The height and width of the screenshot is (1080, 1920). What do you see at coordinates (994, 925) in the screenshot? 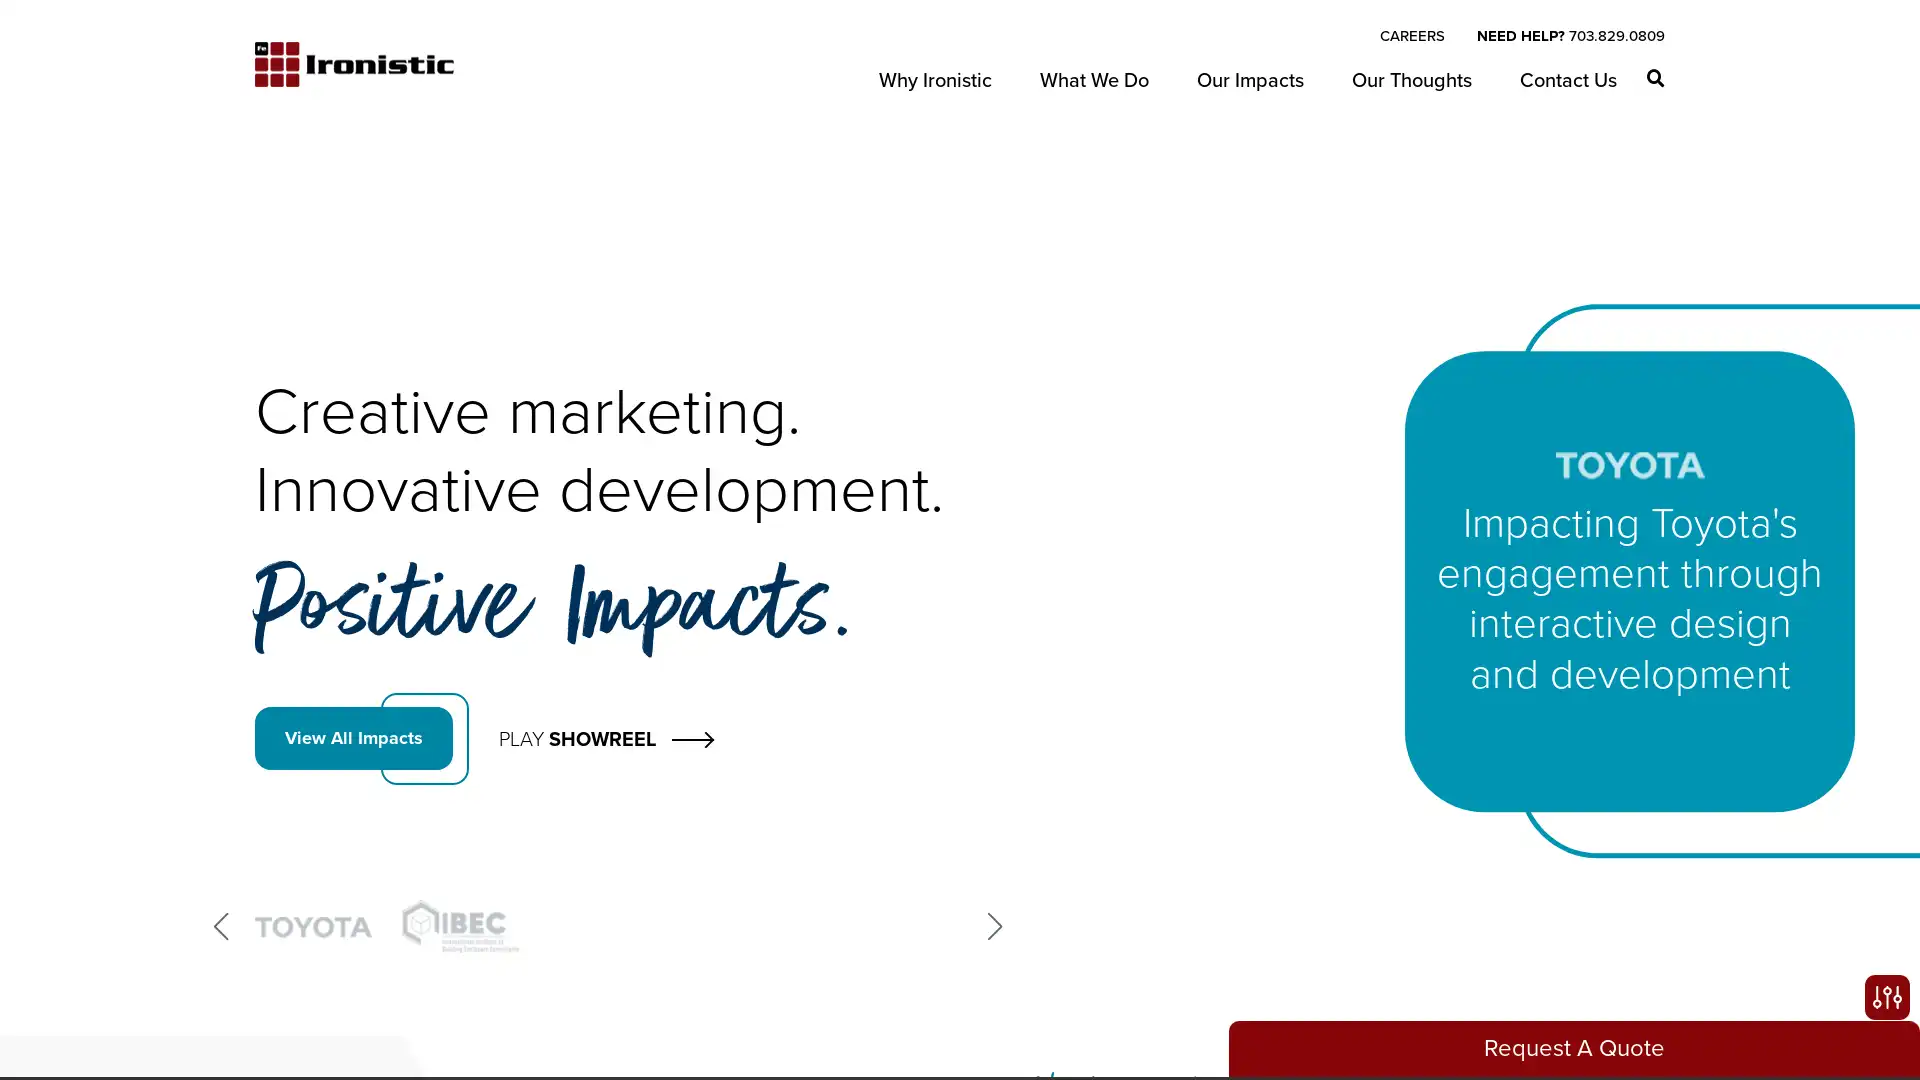
I see `Next slide` at bounding box center [994, 925].